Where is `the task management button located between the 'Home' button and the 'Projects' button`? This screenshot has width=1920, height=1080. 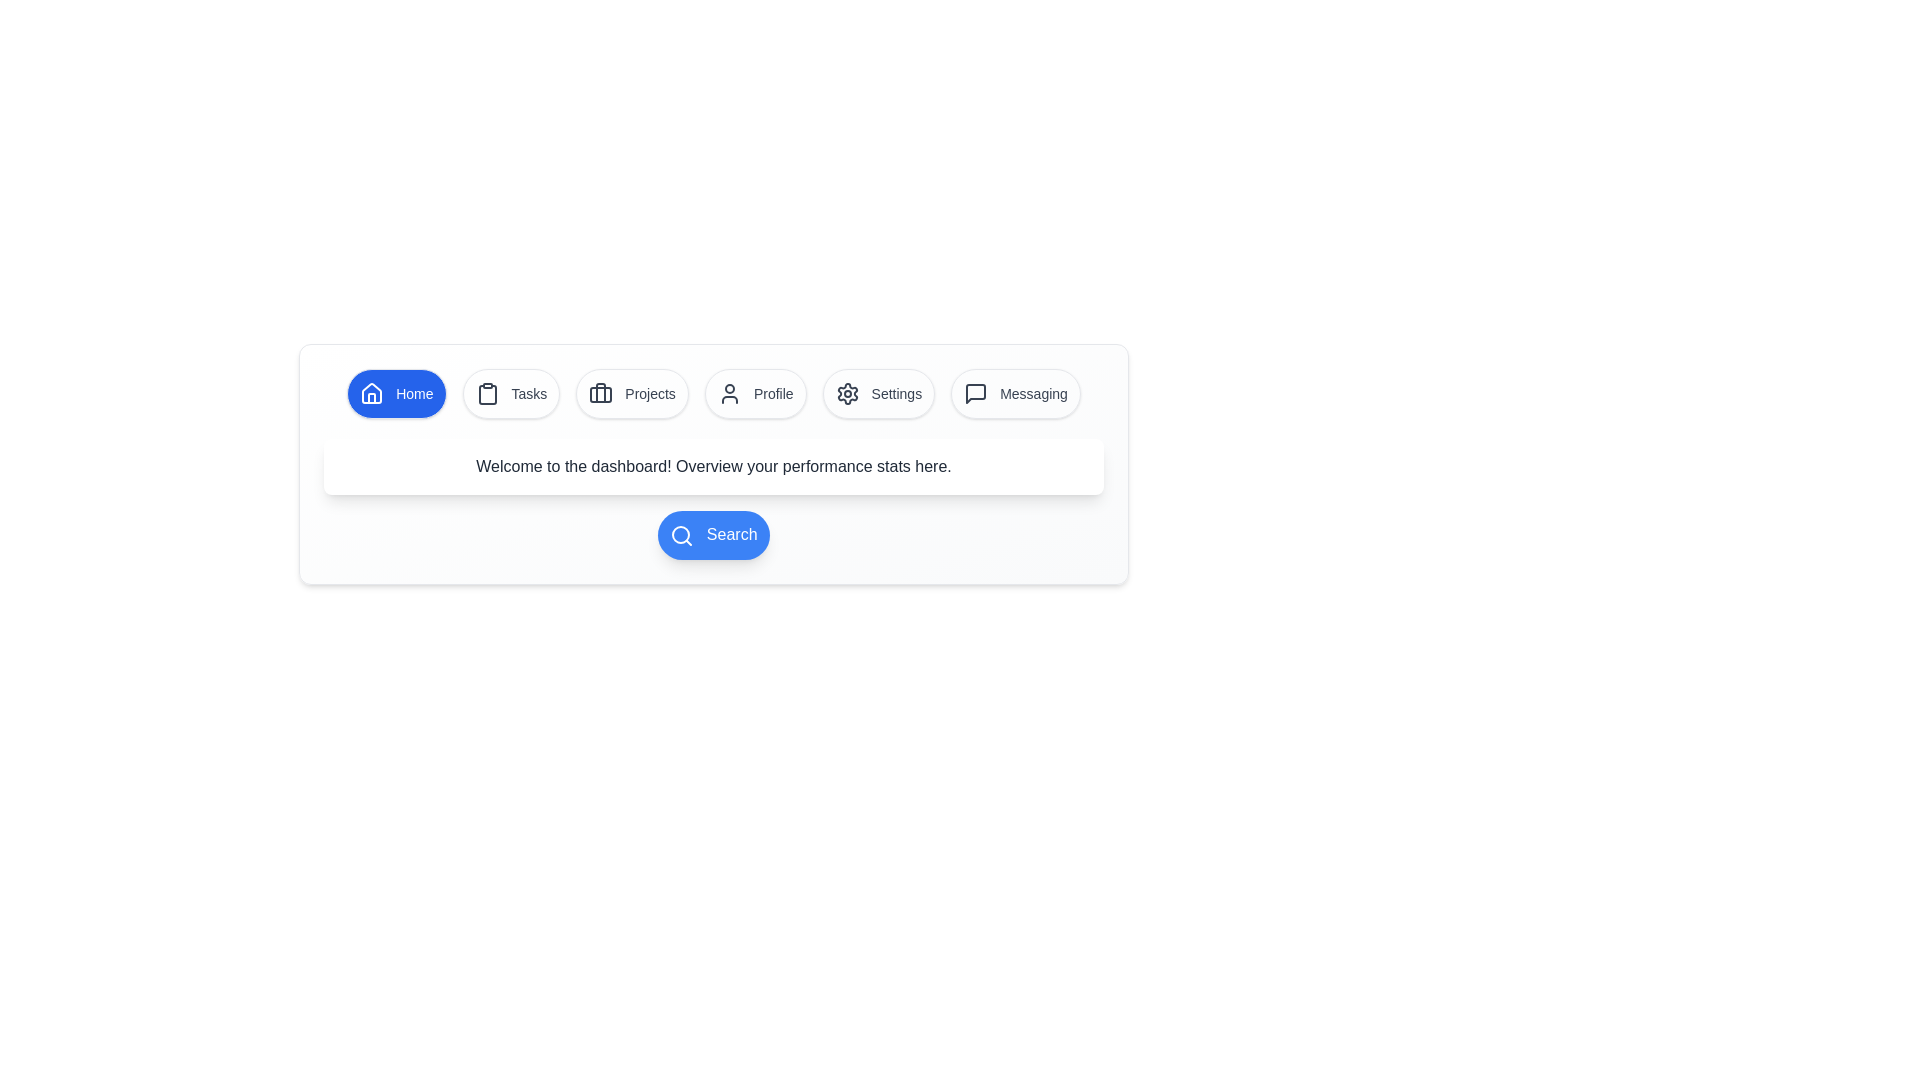 the task management button located between the 'Home' button and the 'Projects' button is located at coordinates (511, 393).